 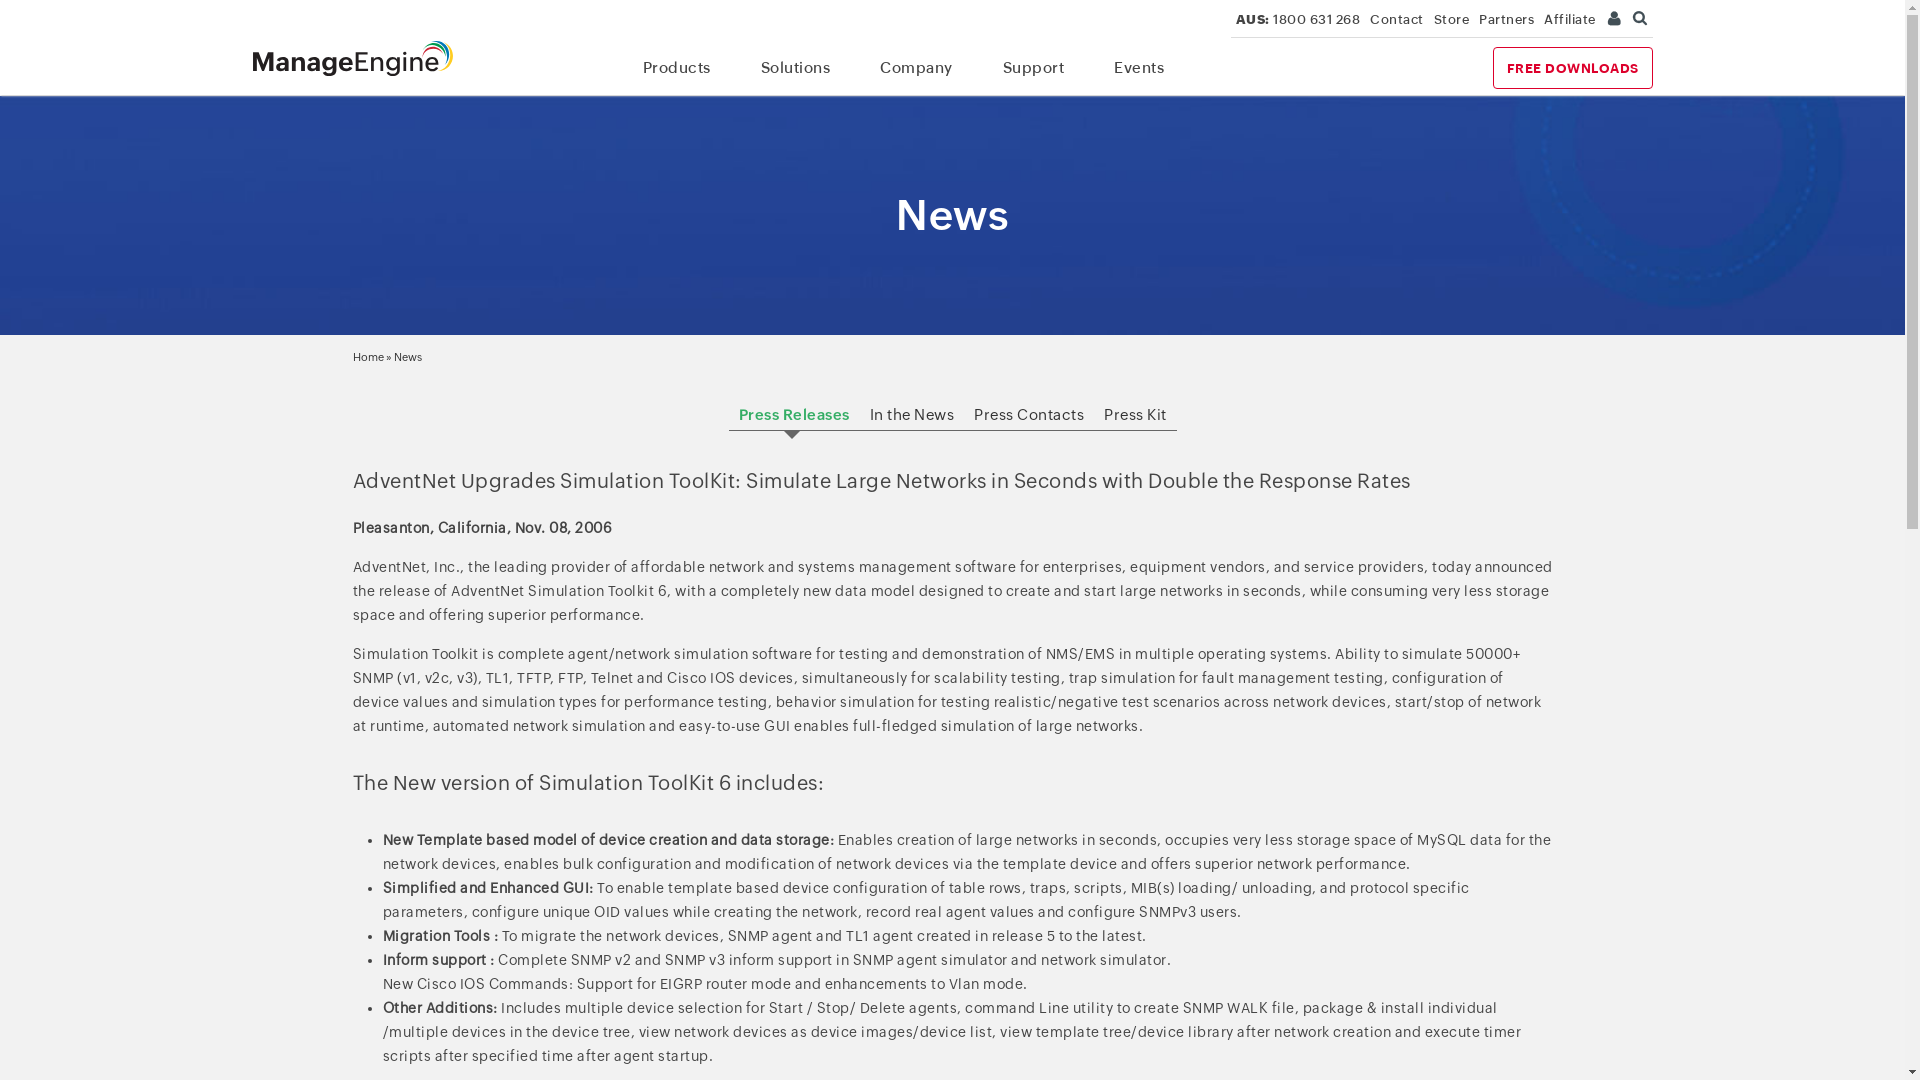 I want to click on 'Press Contacts', so click(x=1028, y=413).